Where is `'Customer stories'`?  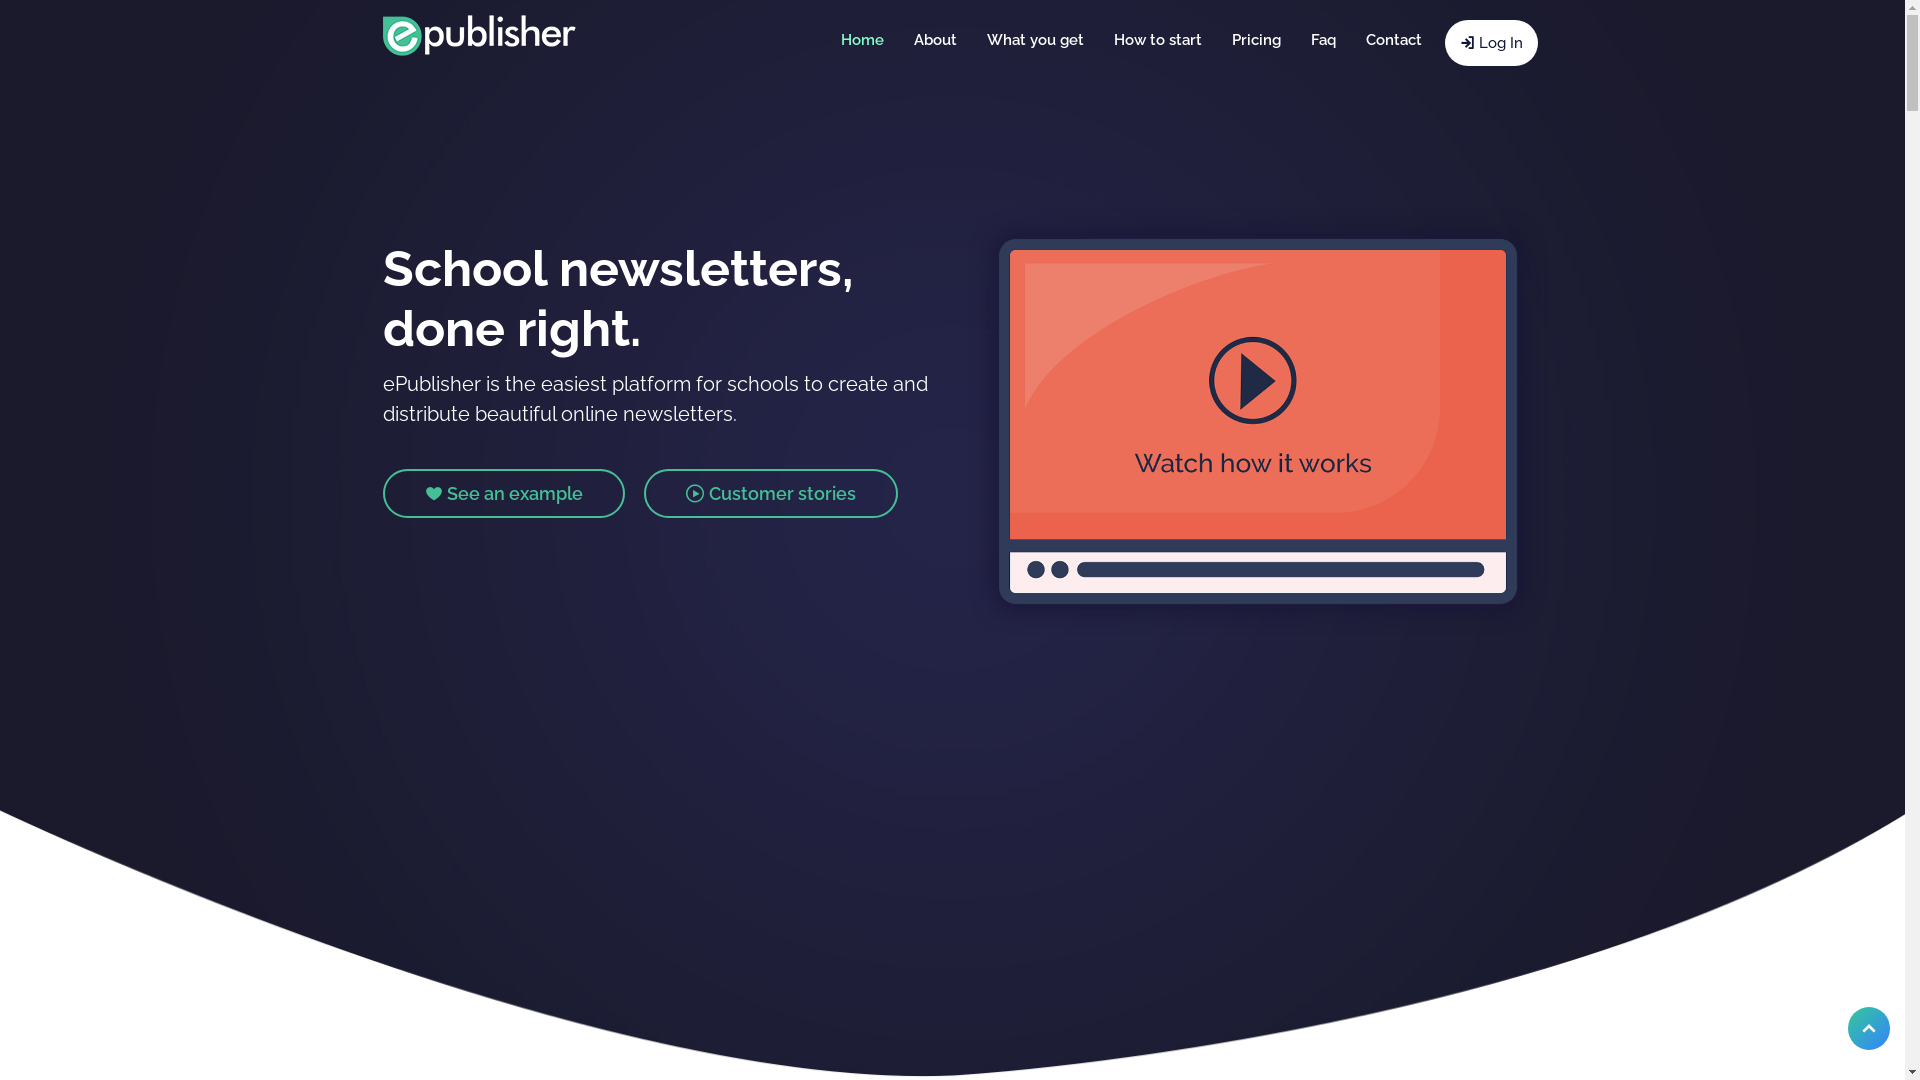
'Customer stories' is located at coordinates (770, 493).